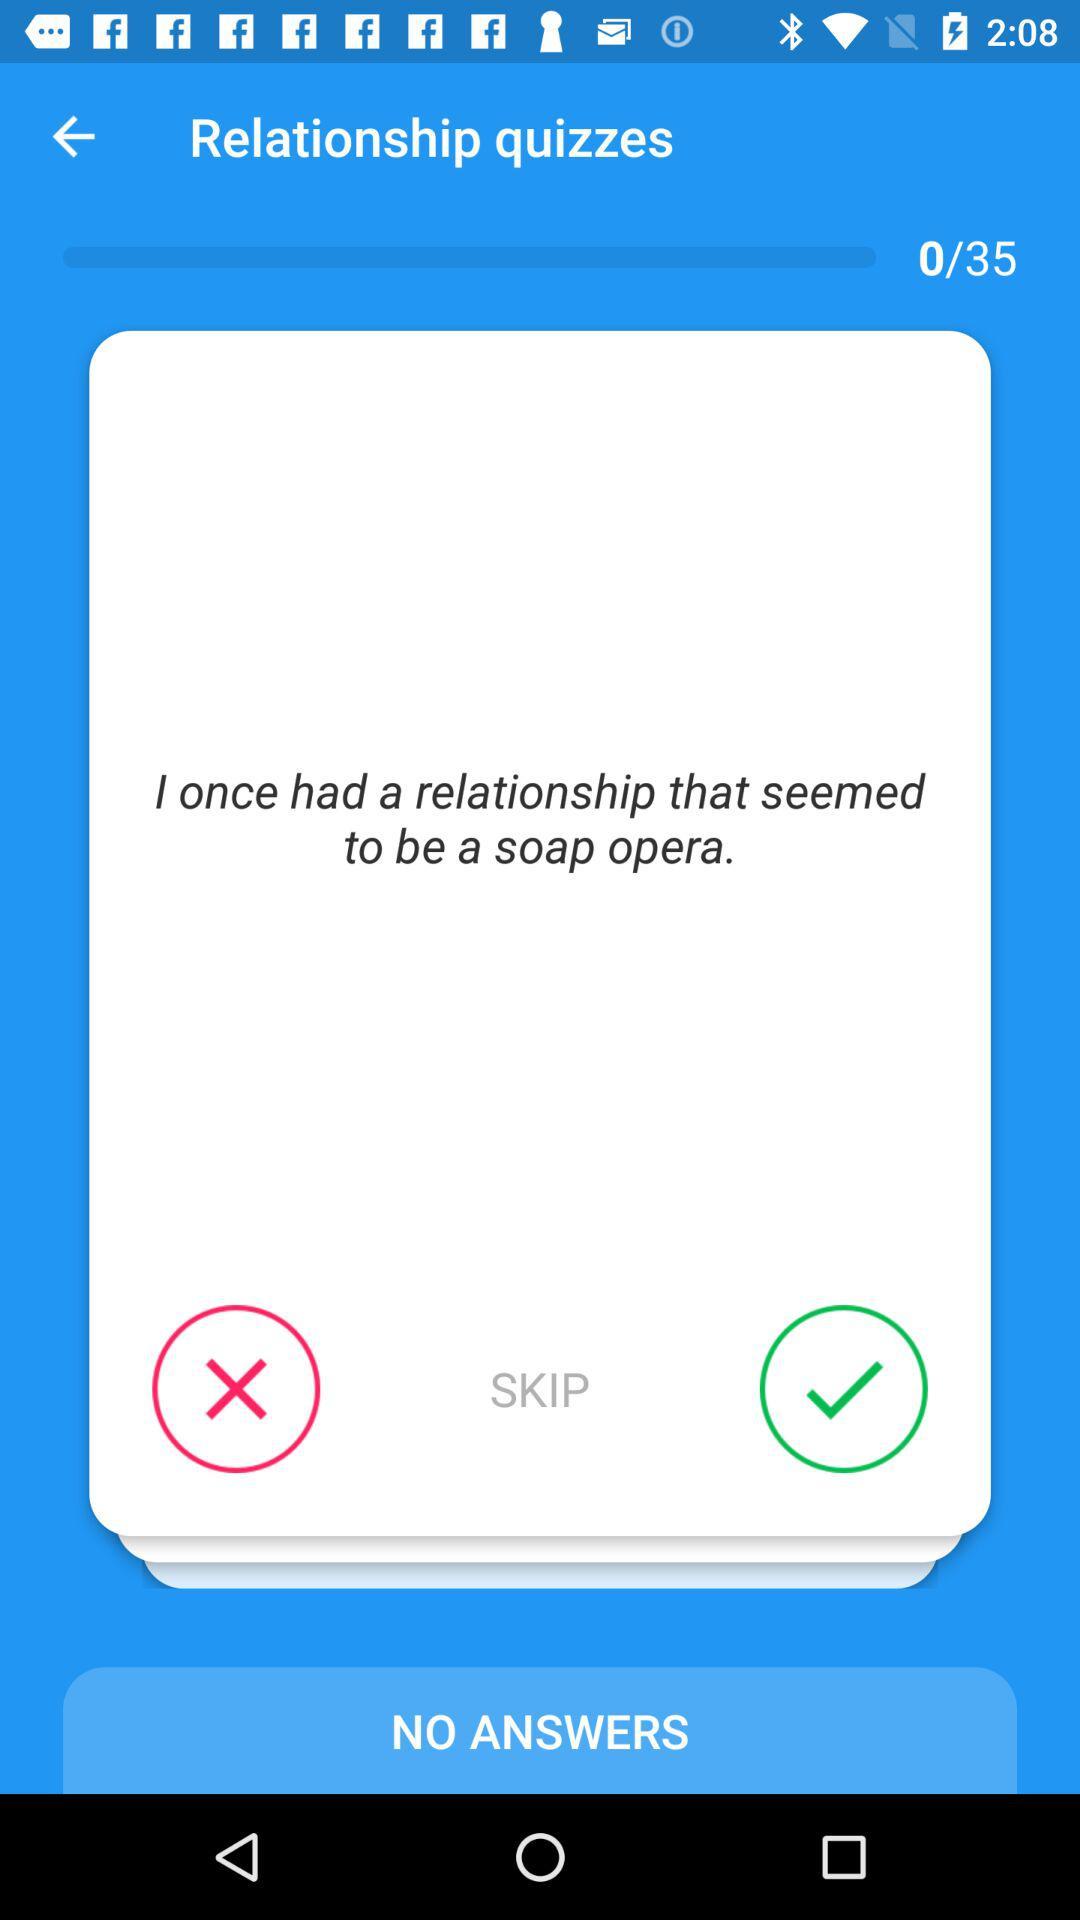 The height and width of the screenshot is (1920, 1080). I want to click on the check icon, so click(843, 1387).